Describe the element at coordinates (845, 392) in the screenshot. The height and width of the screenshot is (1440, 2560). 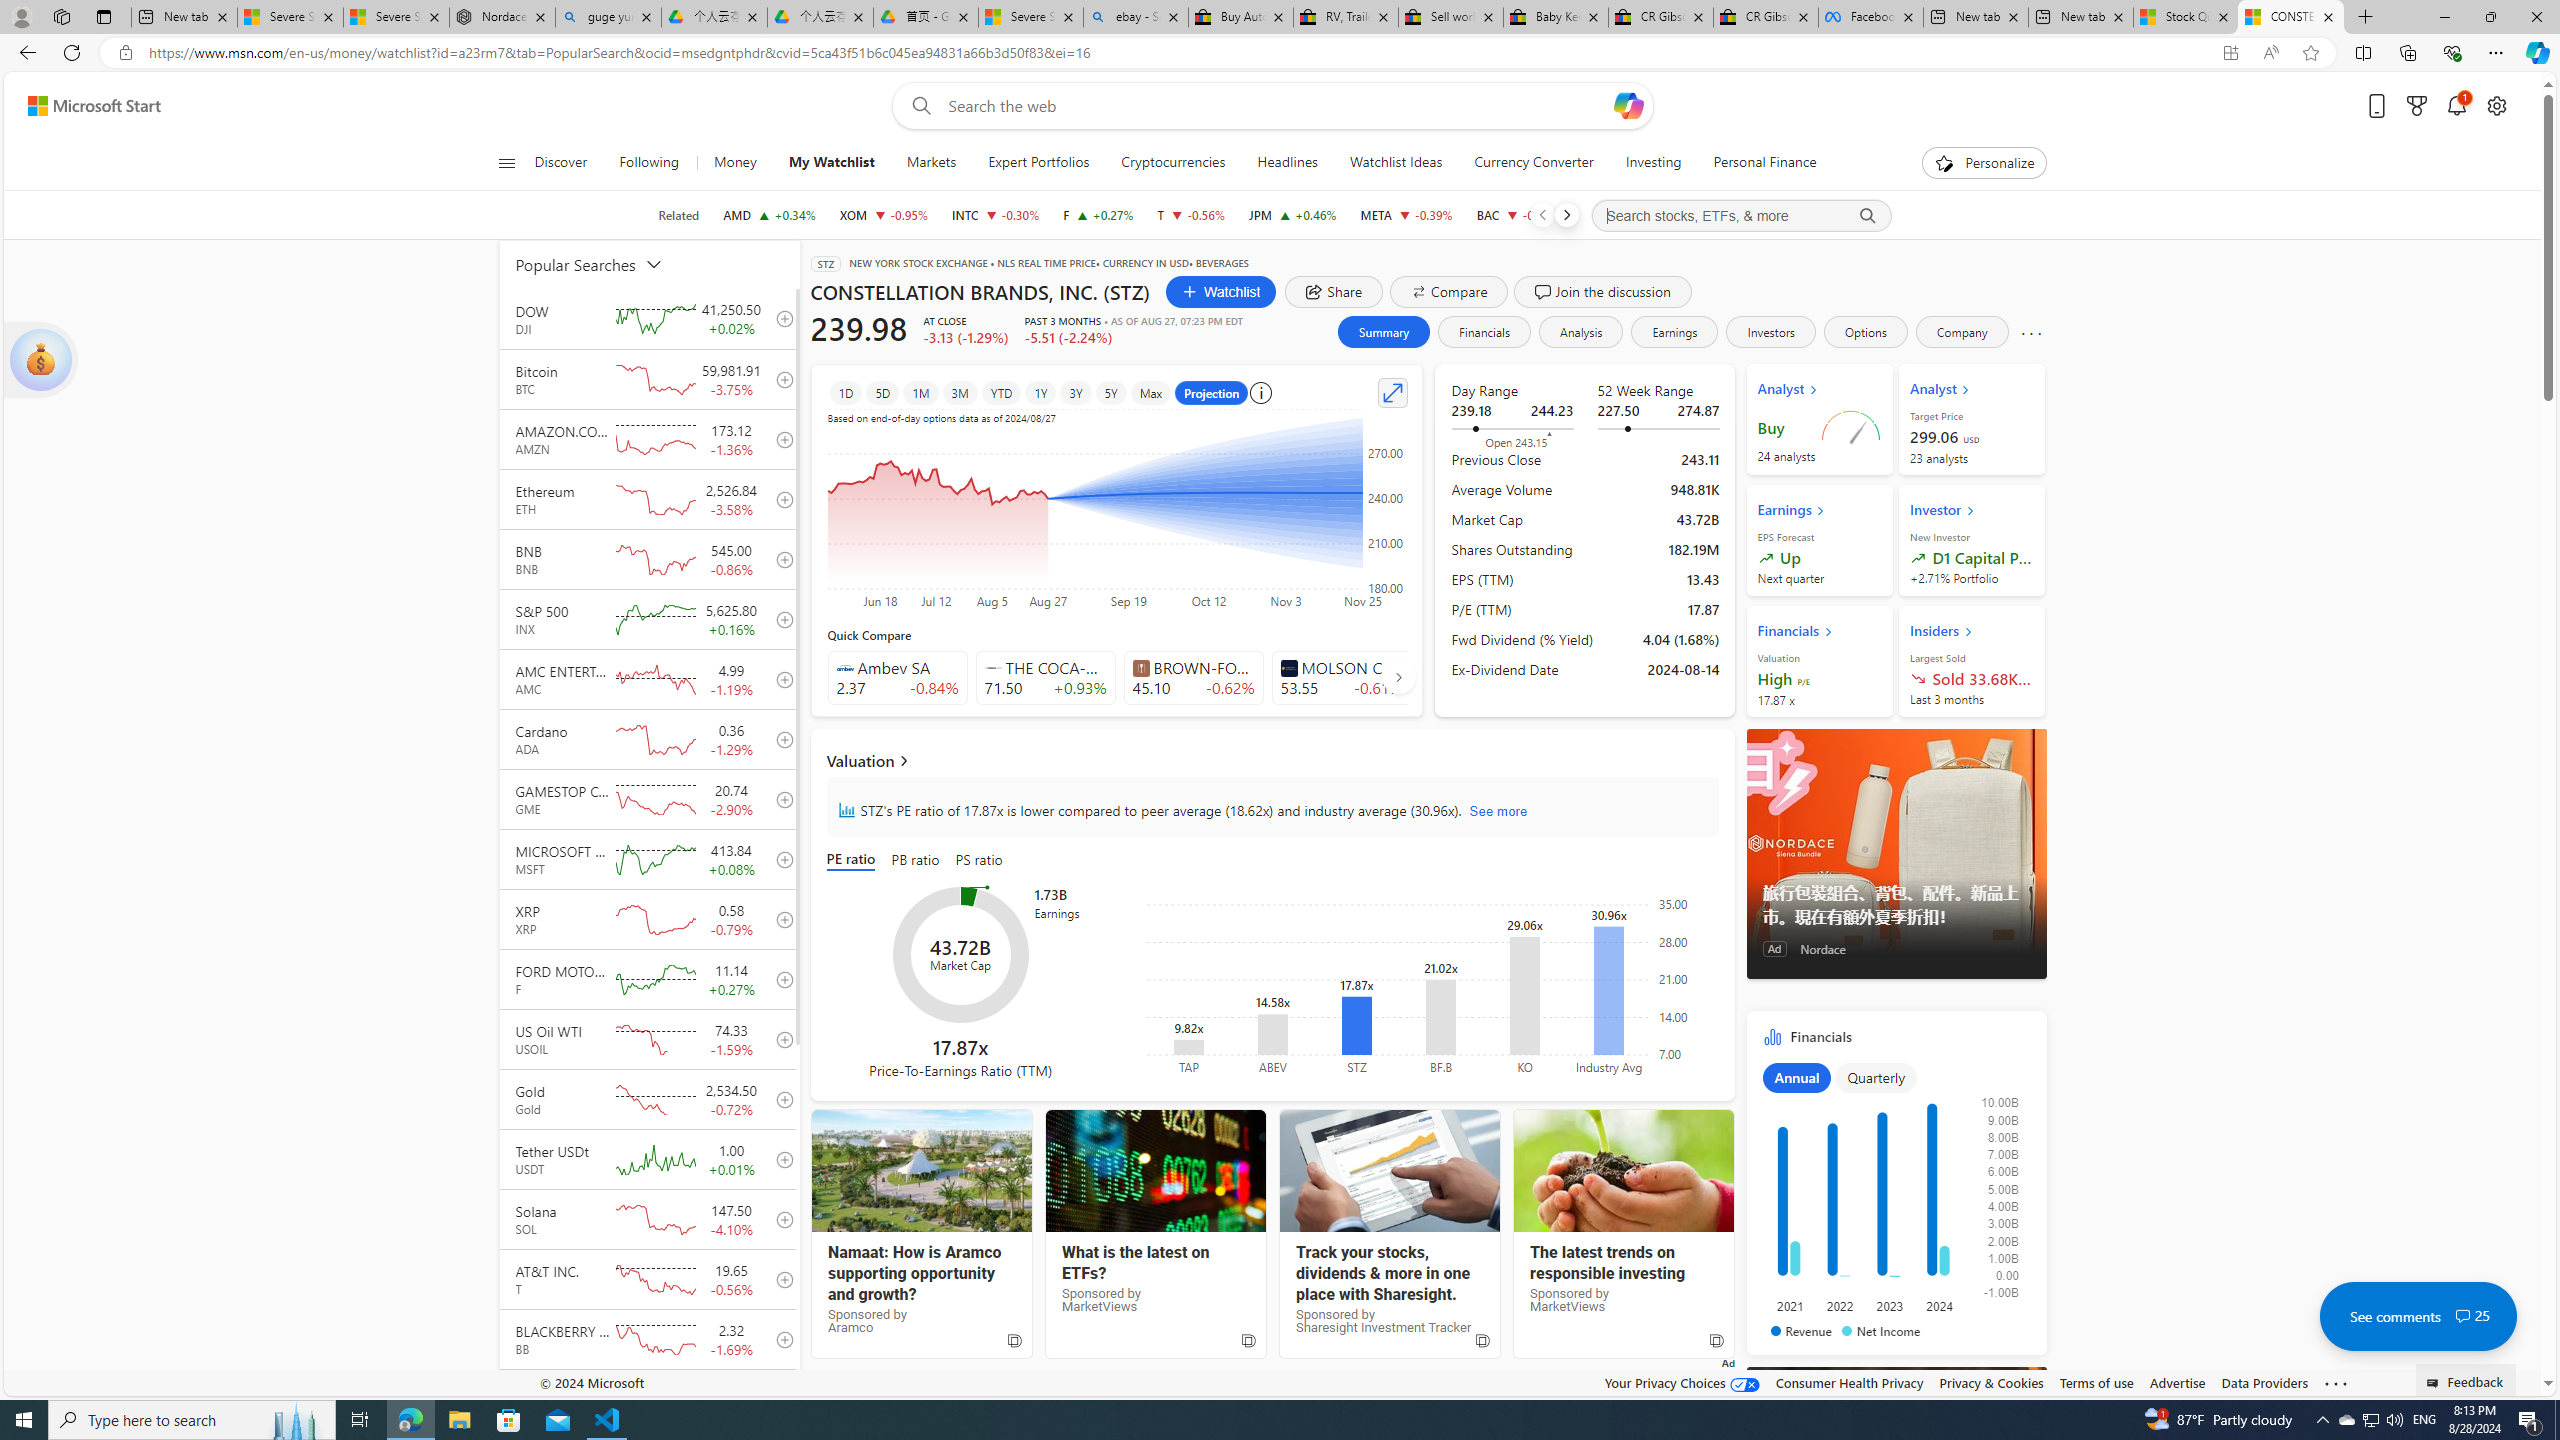
I see `'1D'` at that location.